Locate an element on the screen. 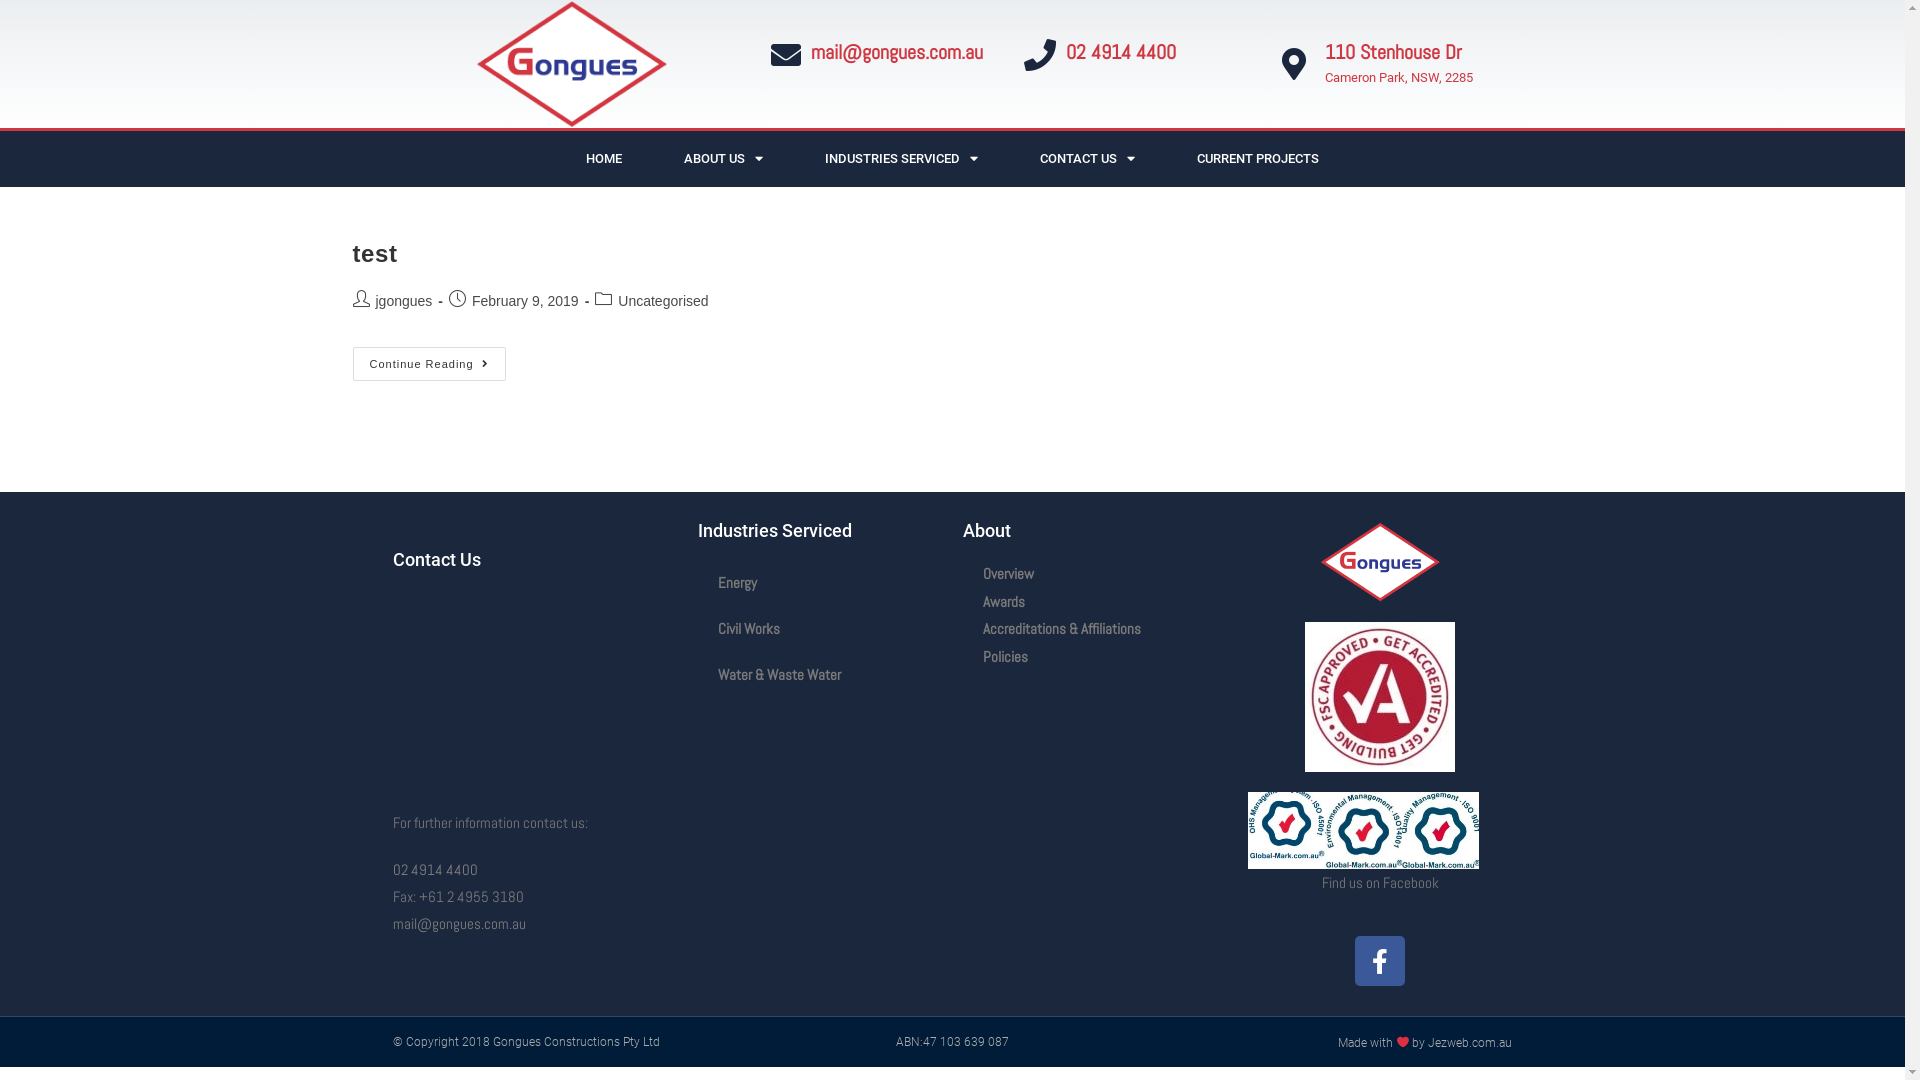 The image size is (1920, 1080). 'ABN:47 103 639 087' is located at coordinates (895, 1040).